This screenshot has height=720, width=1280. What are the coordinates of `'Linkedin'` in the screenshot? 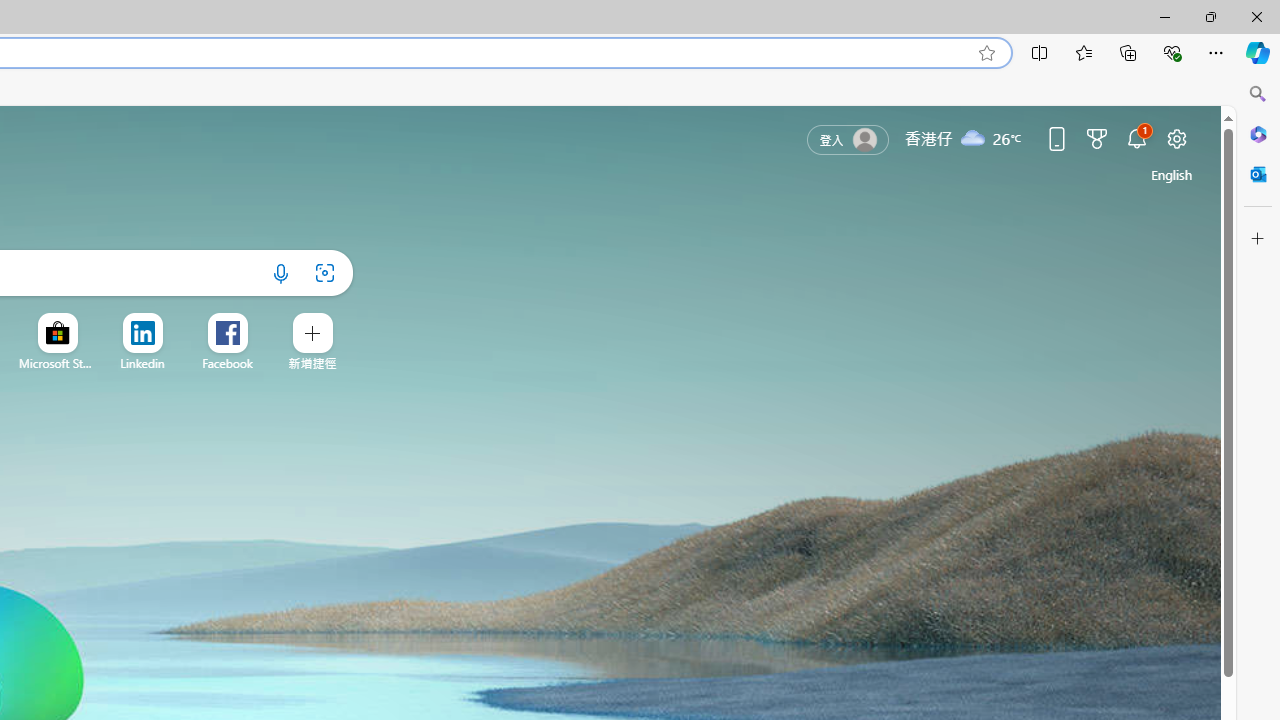 It's located at (141, 363).